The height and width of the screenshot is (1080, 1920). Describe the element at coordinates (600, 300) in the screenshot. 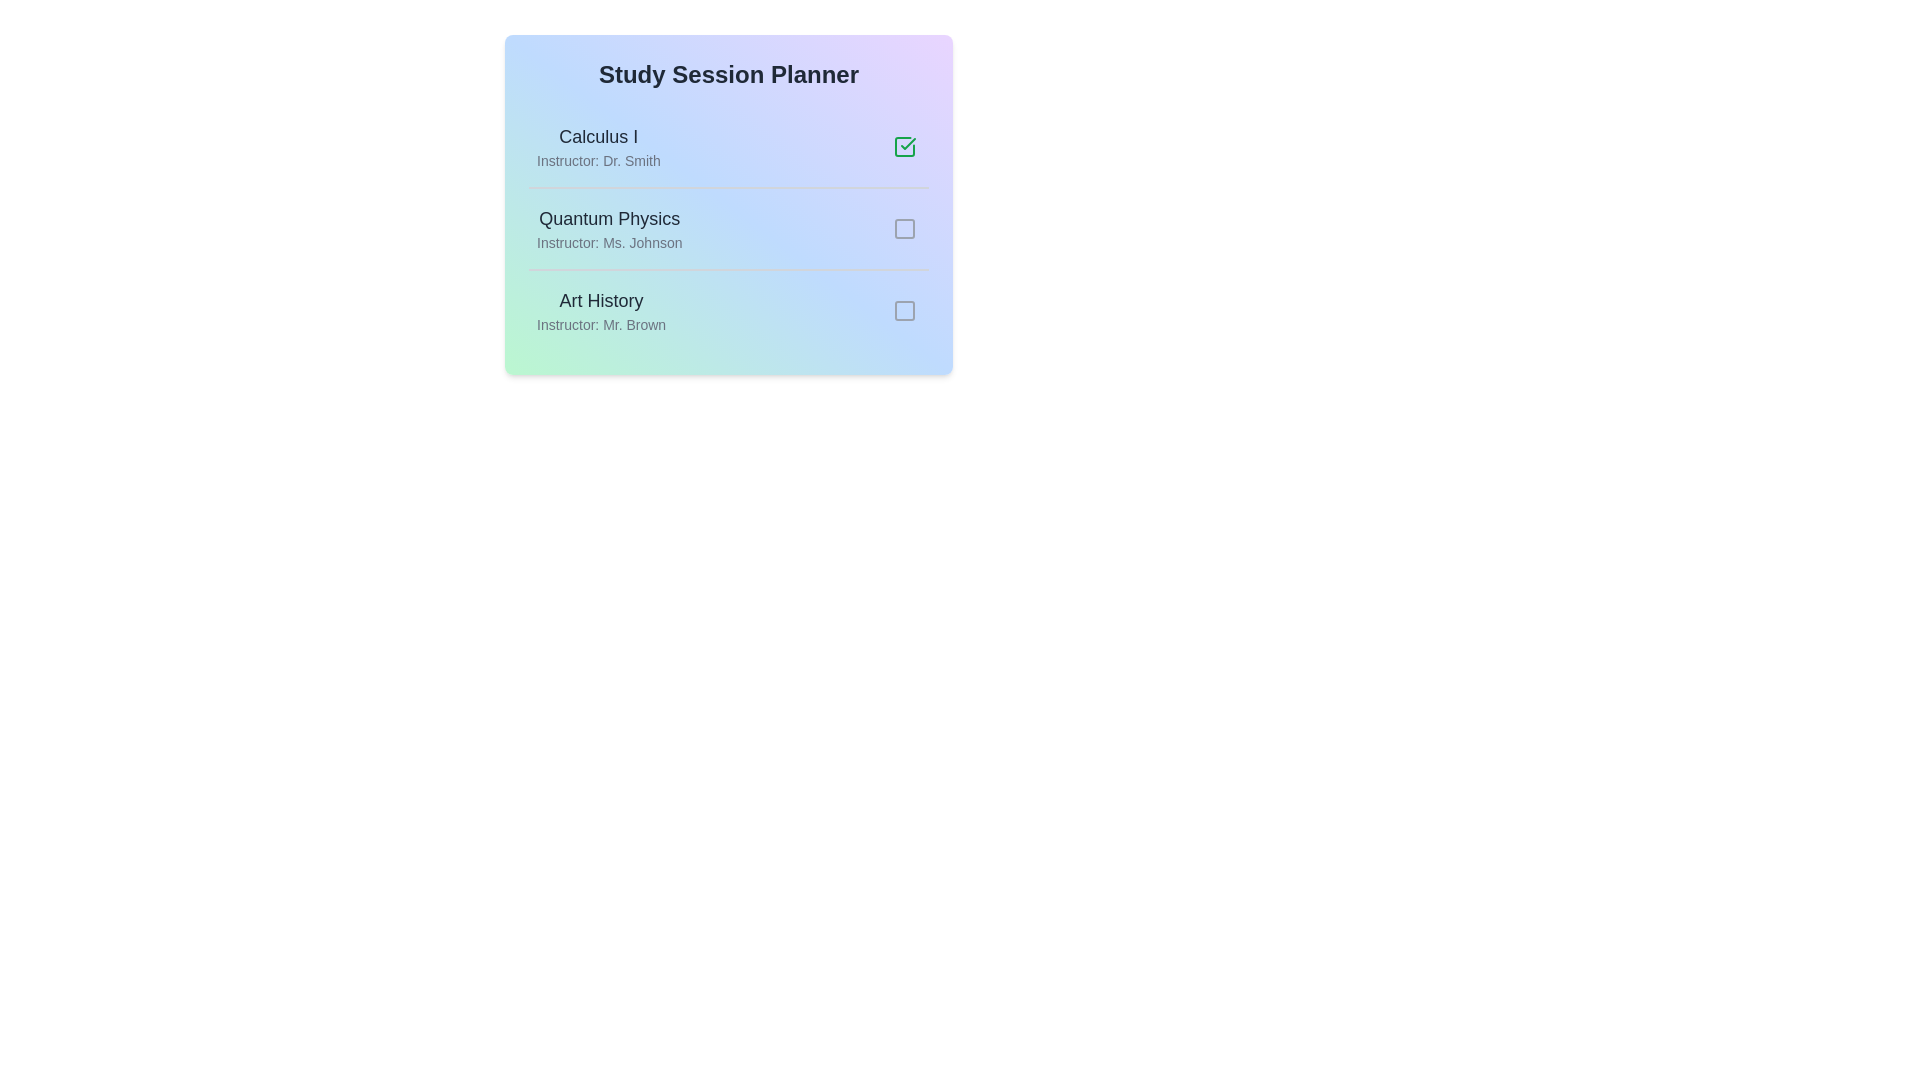

I see `the topic and instructor information for the session titled 'Art History'` at that location.